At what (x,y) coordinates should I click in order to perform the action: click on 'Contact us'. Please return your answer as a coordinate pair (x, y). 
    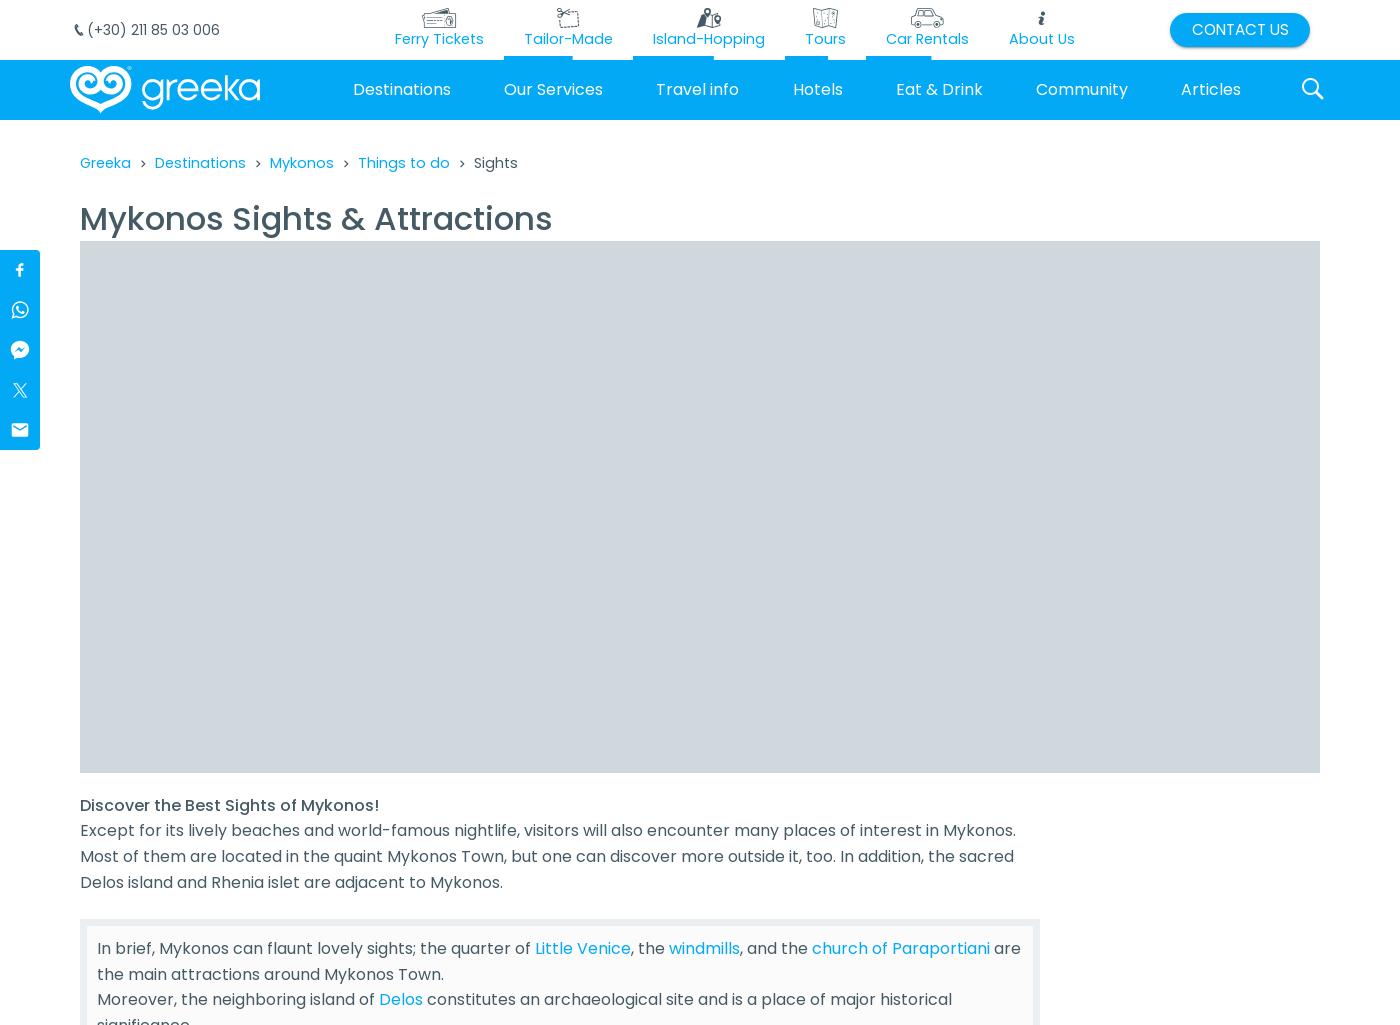
    Looking at the image, I should click on (1239, 28).